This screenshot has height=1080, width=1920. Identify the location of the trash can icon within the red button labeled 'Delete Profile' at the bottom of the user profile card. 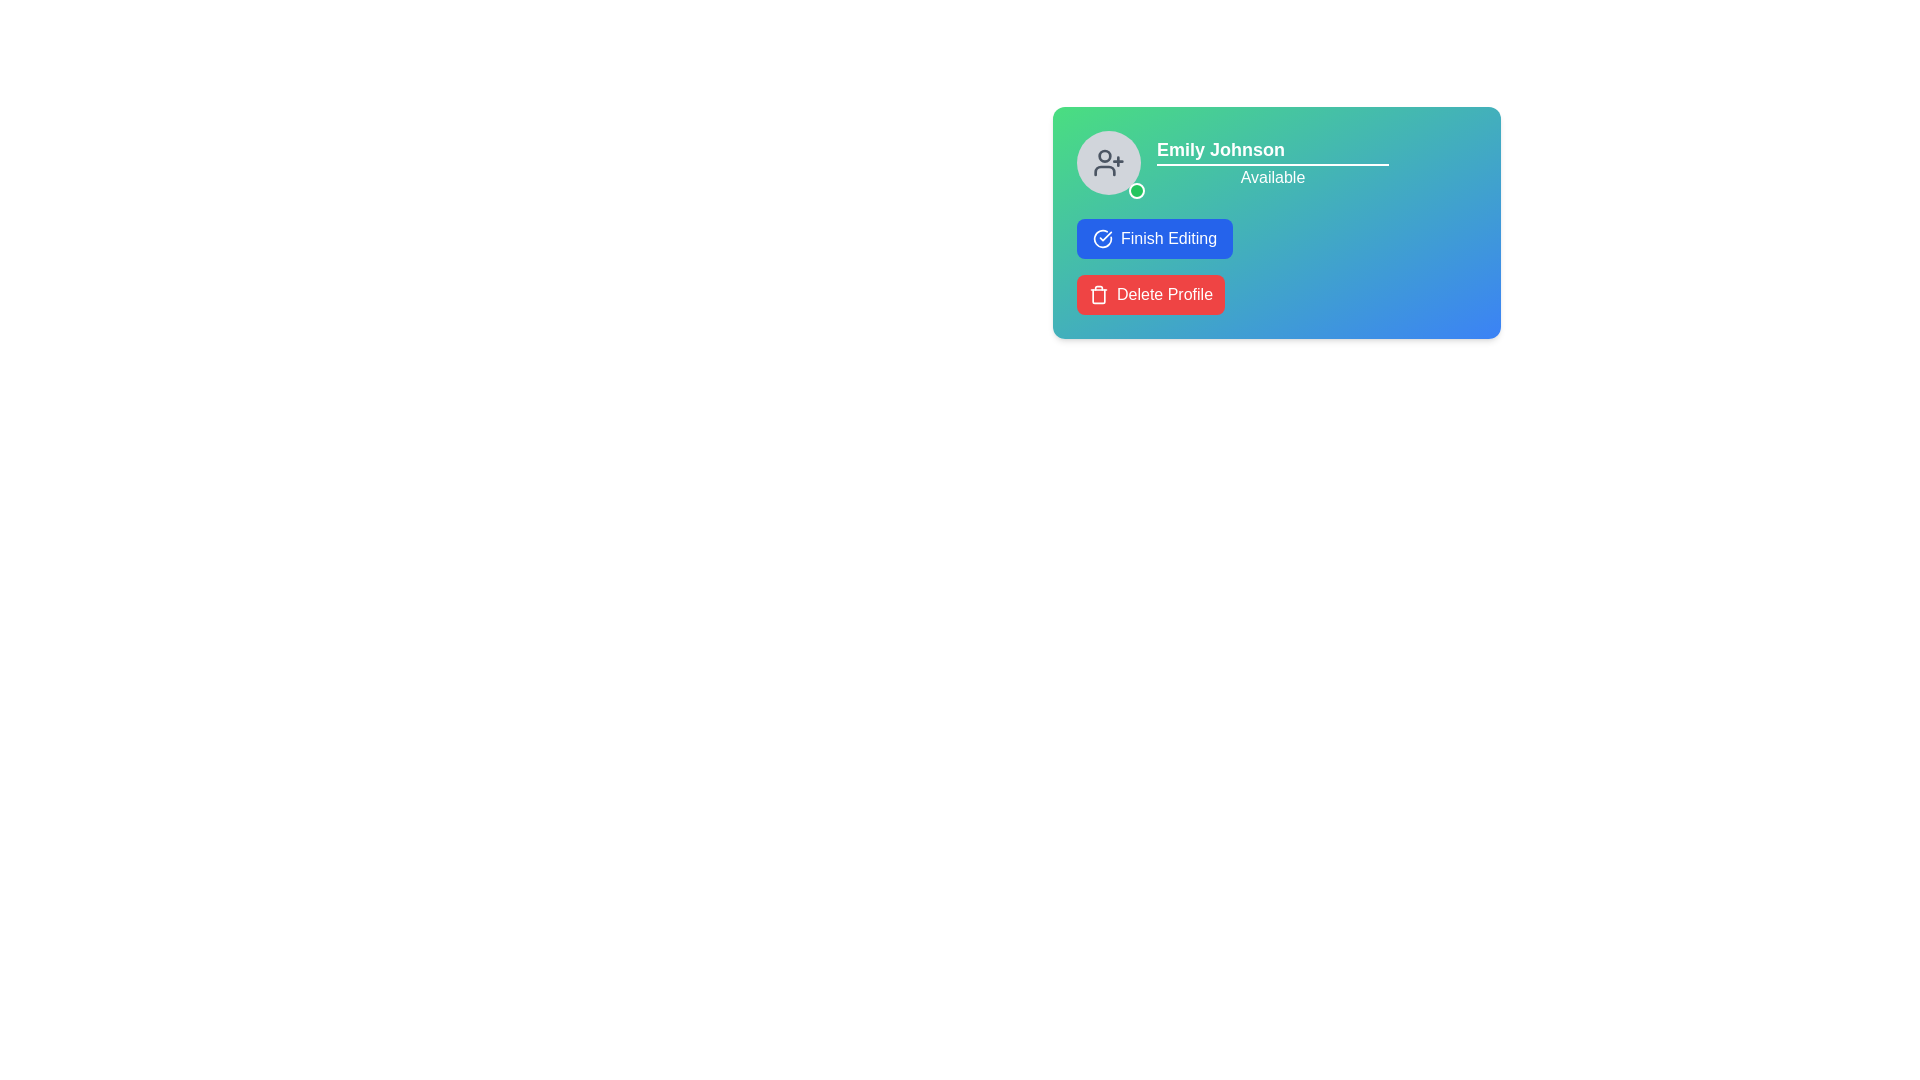
(1098, 294).